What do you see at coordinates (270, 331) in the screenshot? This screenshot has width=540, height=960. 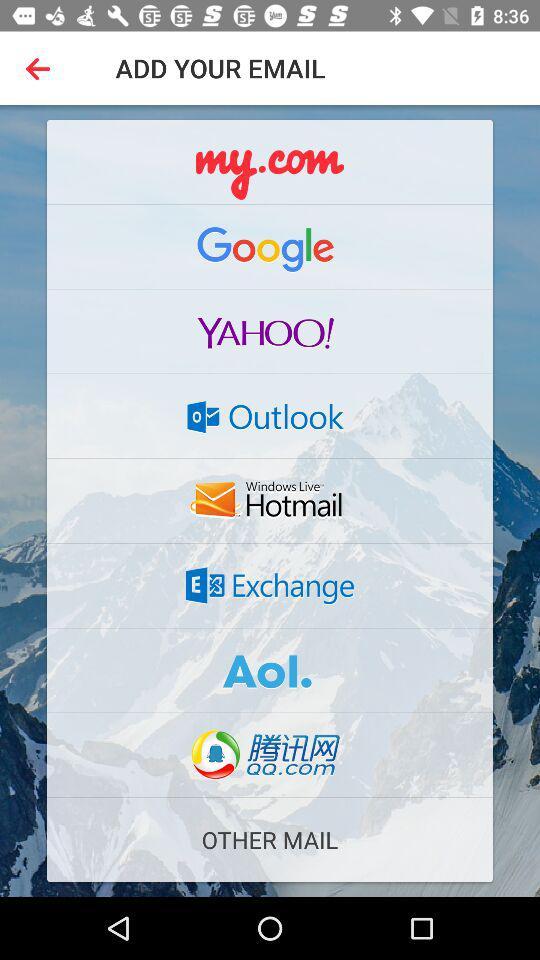 I see `yahoo option` at bounding box center [270, 331].